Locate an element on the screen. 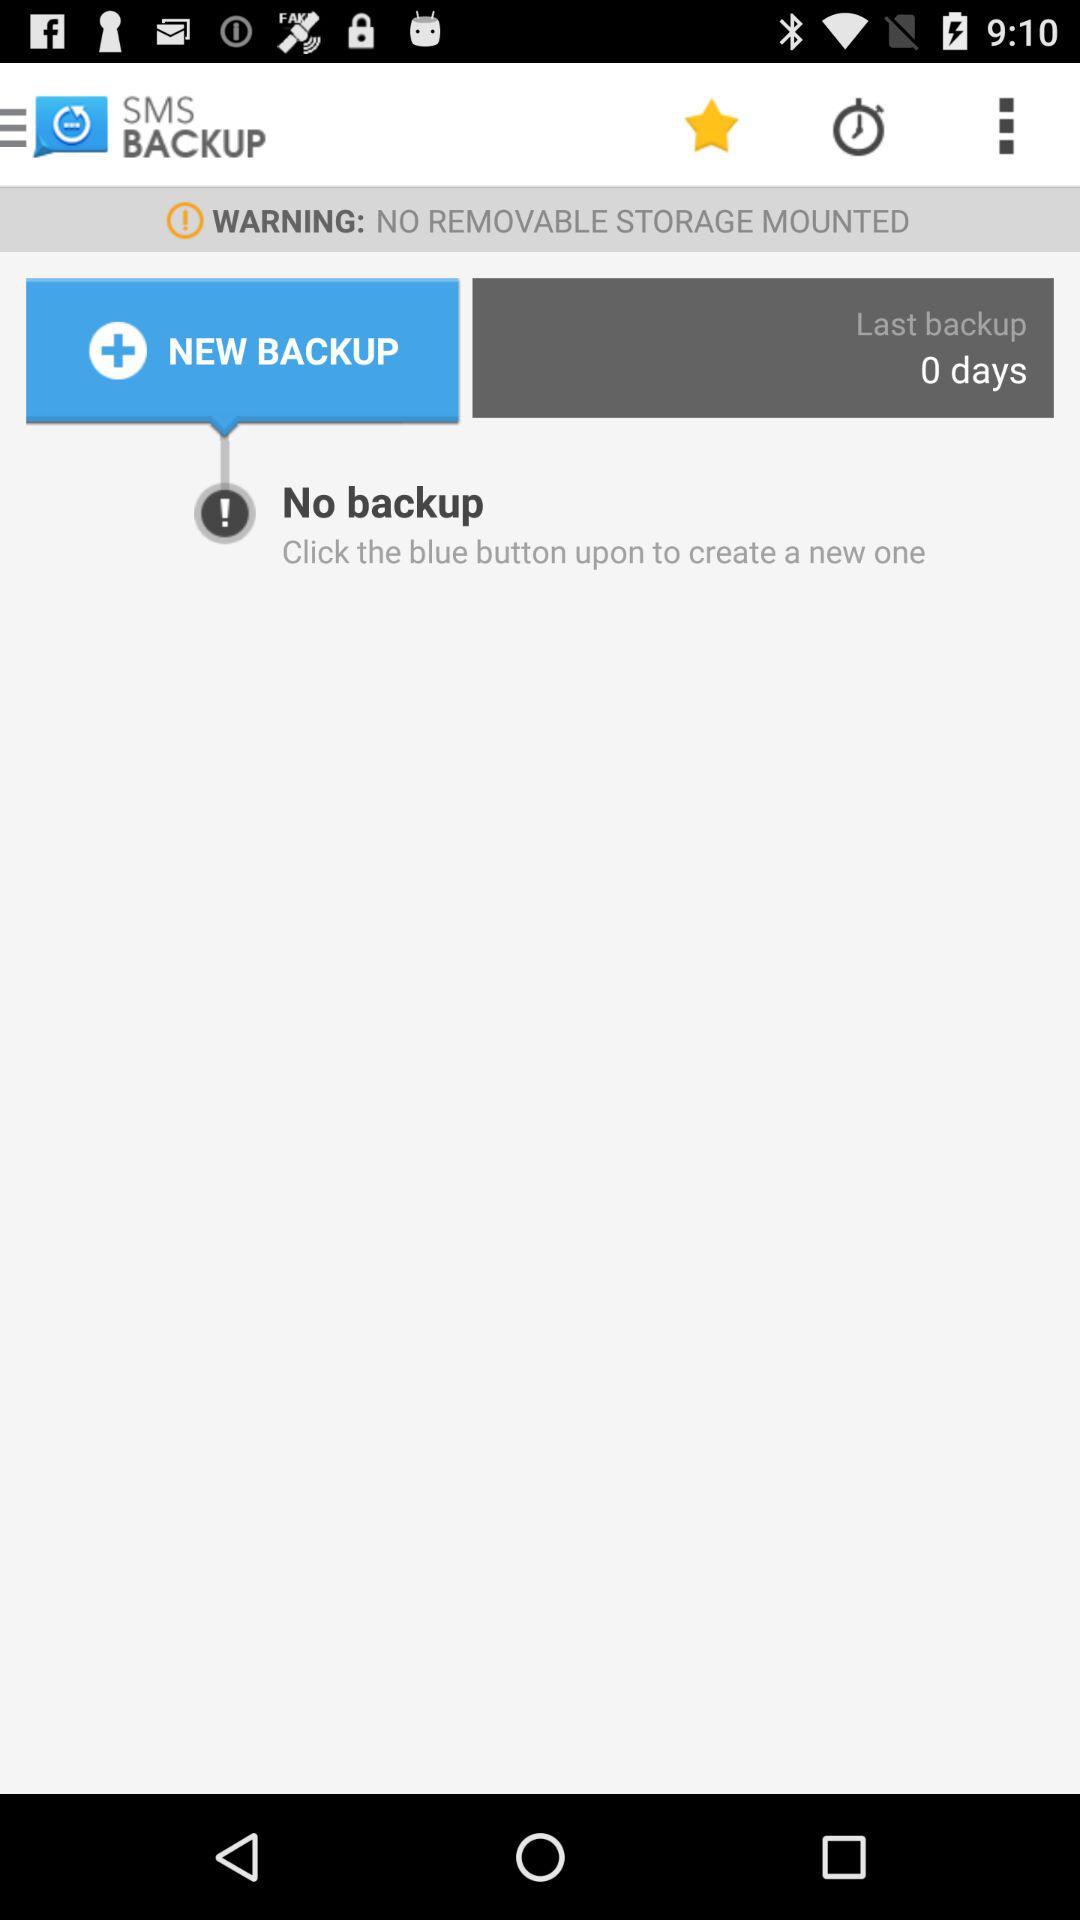  the item below the no removable storage item is located at coordinates (941, 322).